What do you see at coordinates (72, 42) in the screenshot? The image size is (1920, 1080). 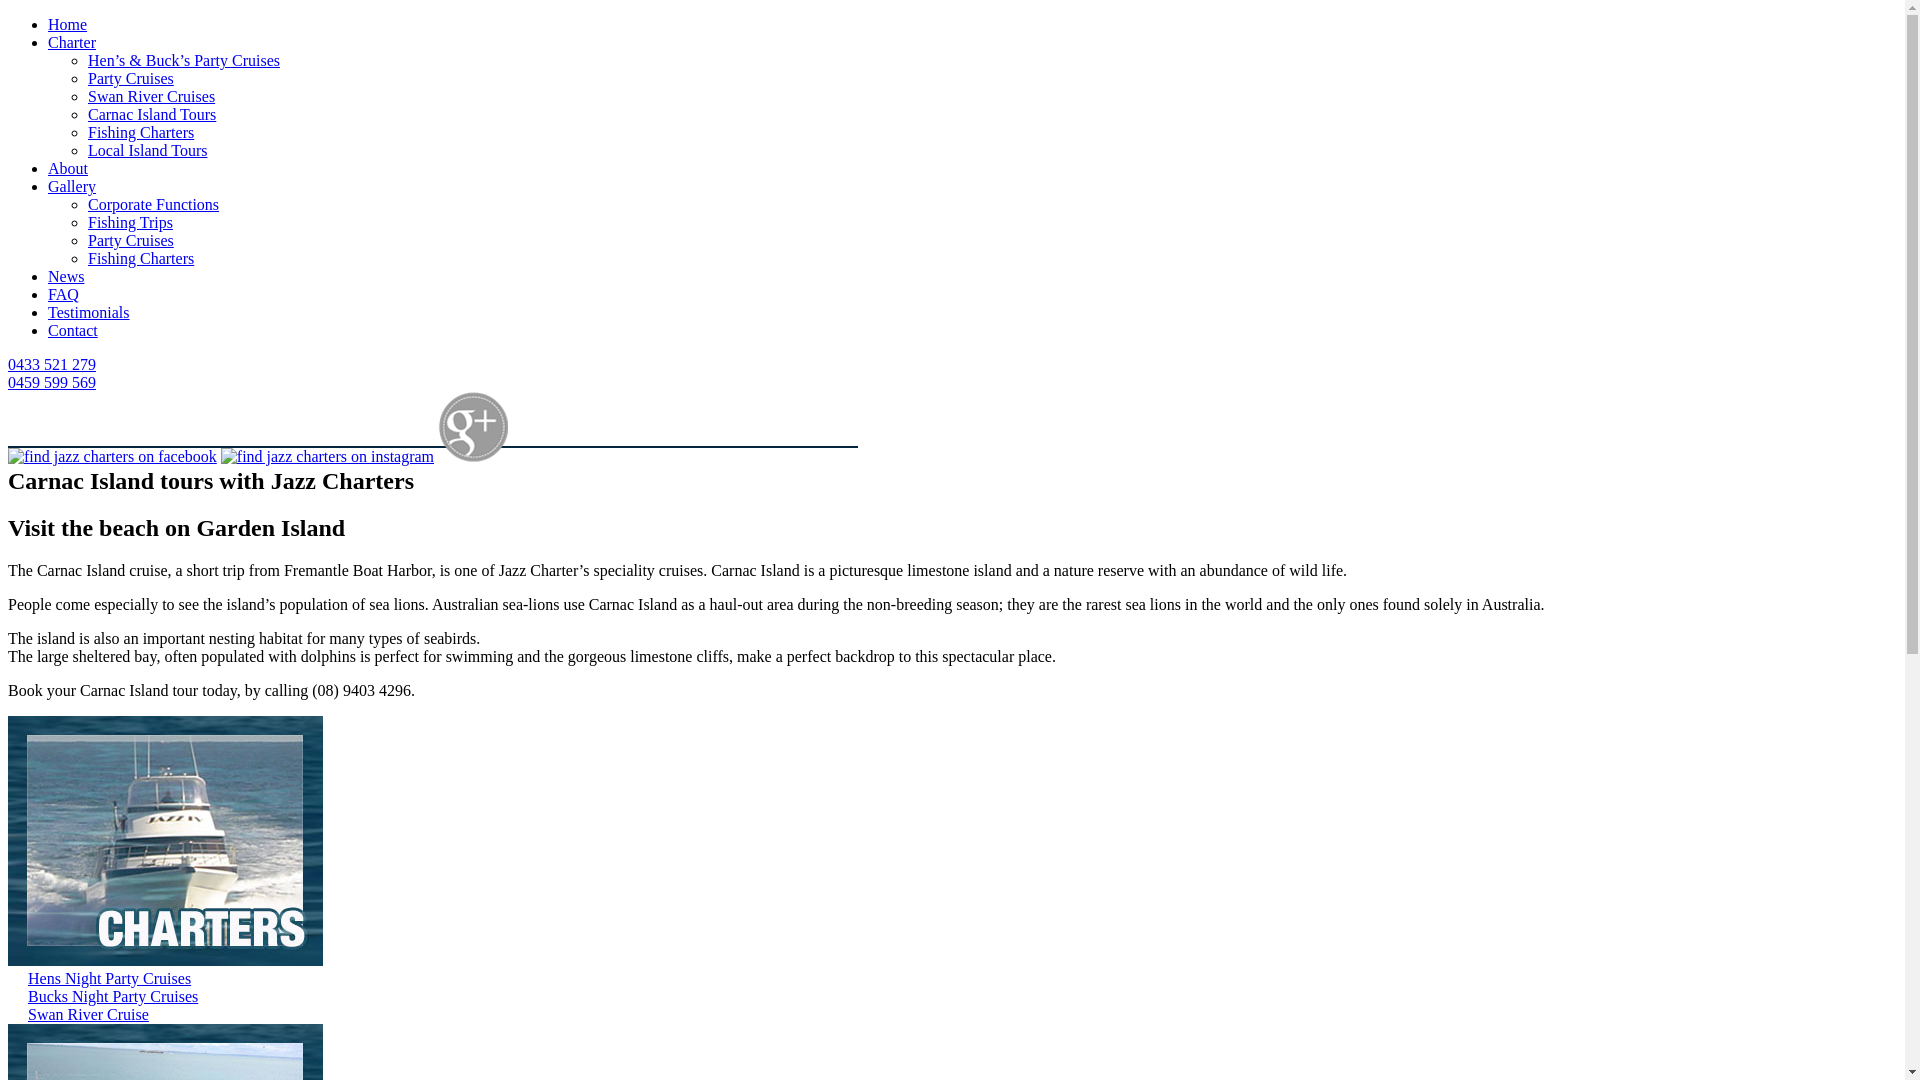 I see `'Charter'` at bounding box center [72, 42].